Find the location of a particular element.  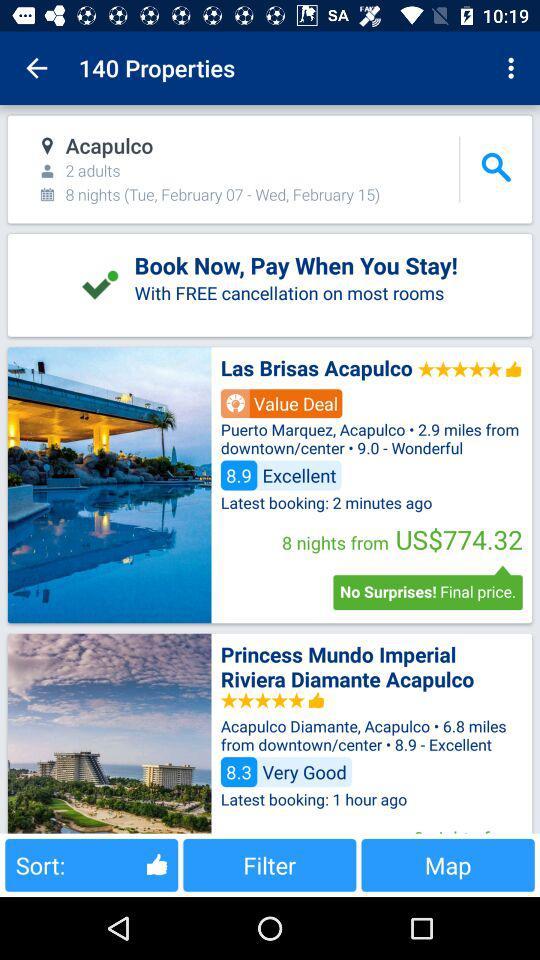

hotel is located at coordinates (109, 484).